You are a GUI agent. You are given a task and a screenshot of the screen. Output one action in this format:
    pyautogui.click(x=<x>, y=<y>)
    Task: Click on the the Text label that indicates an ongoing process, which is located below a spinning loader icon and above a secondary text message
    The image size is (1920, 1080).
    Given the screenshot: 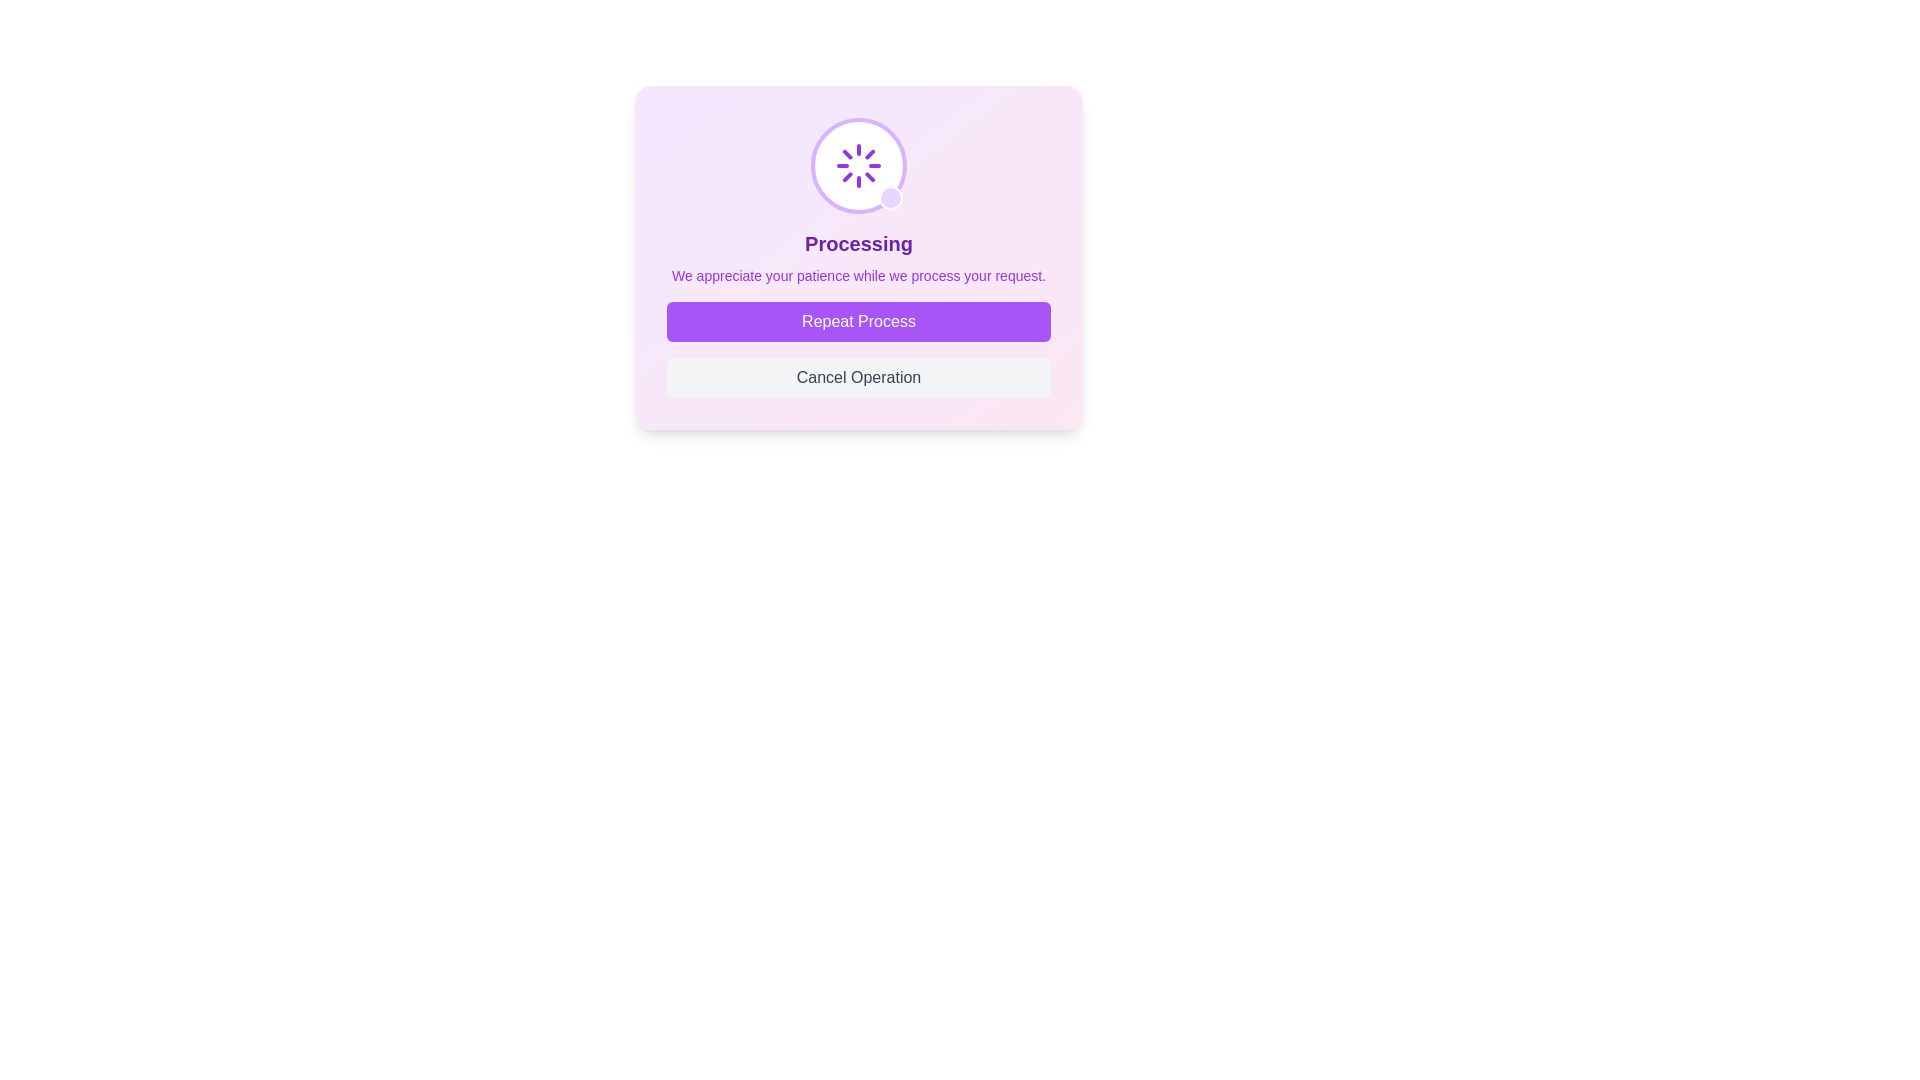 What is the action you would take?
    pyautogui.click(x=859, y=242)
    